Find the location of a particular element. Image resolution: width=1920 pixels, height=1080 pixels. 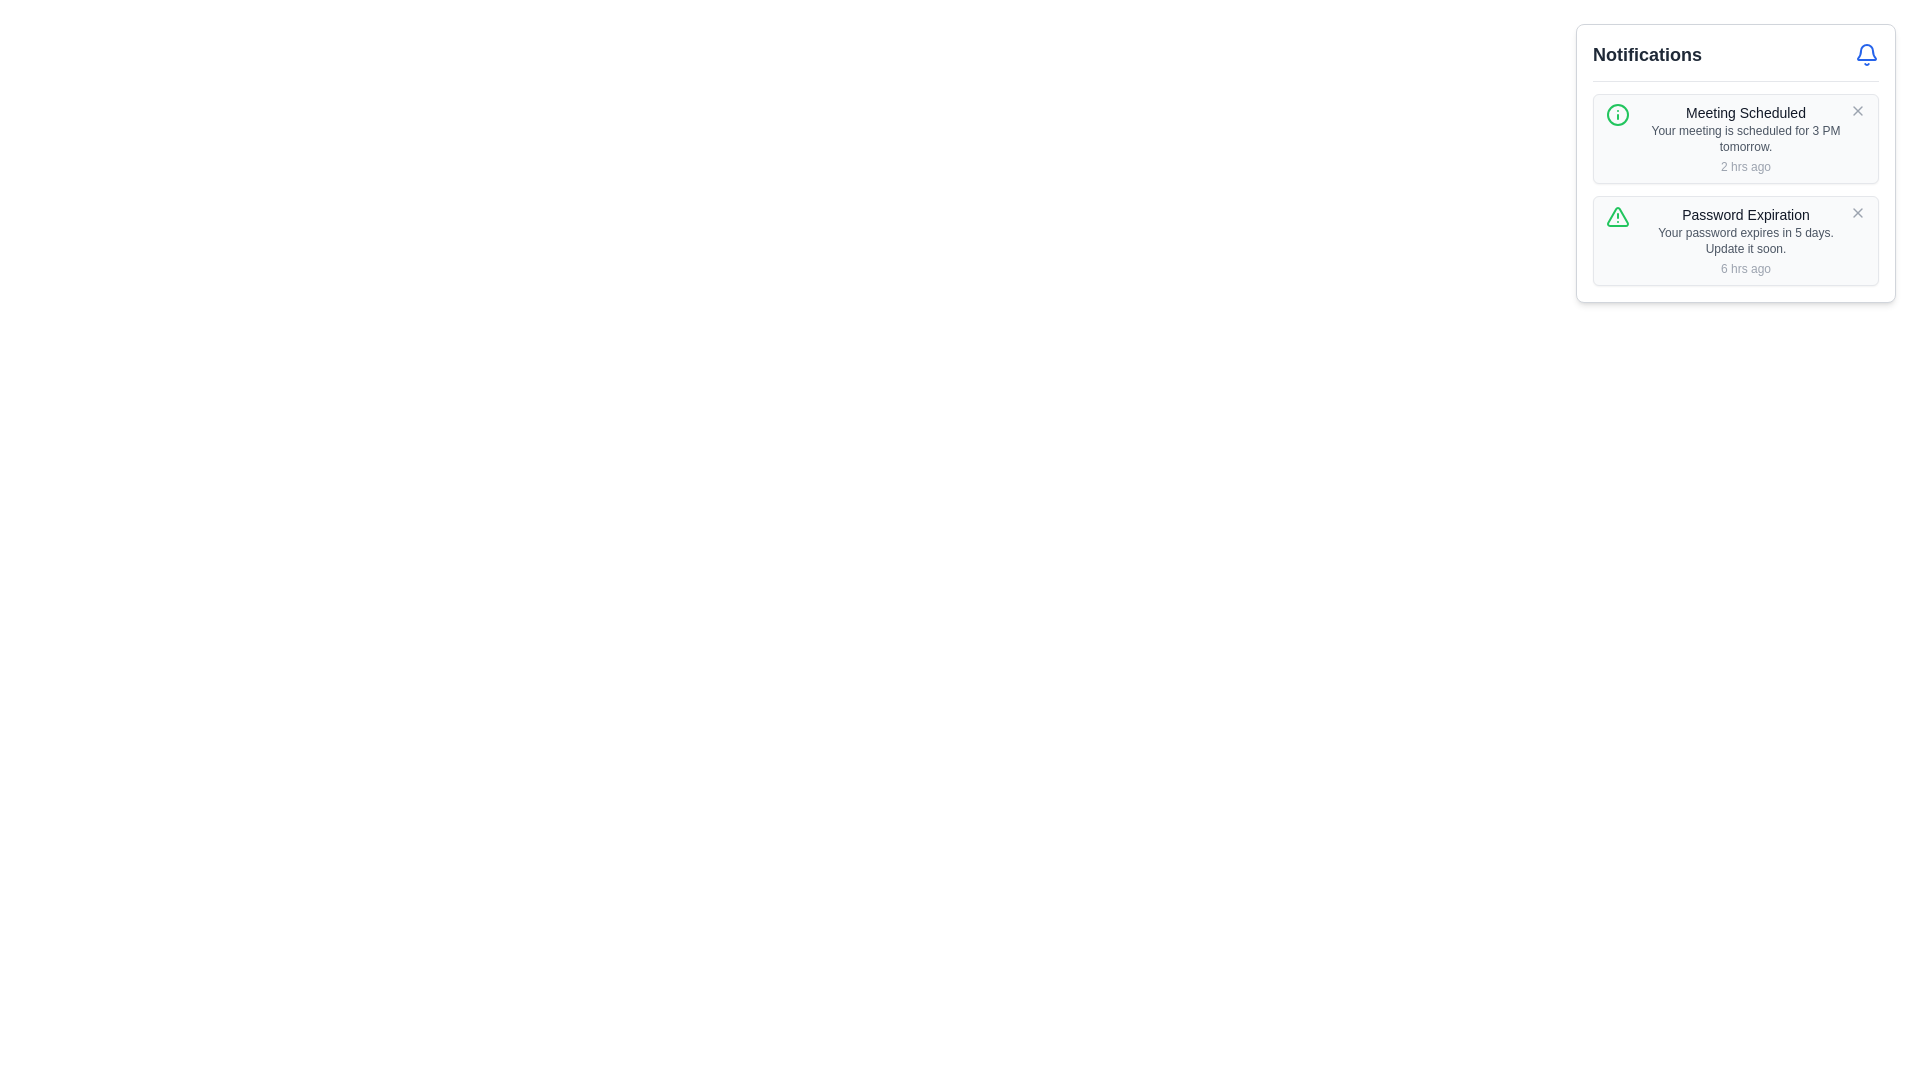

primary text block notification about the upcoming expiration of the password located in the Notifications panel, which is centrally aligned below the 'Meeting Scheduled' notification is located at coordinates (1745, 239).